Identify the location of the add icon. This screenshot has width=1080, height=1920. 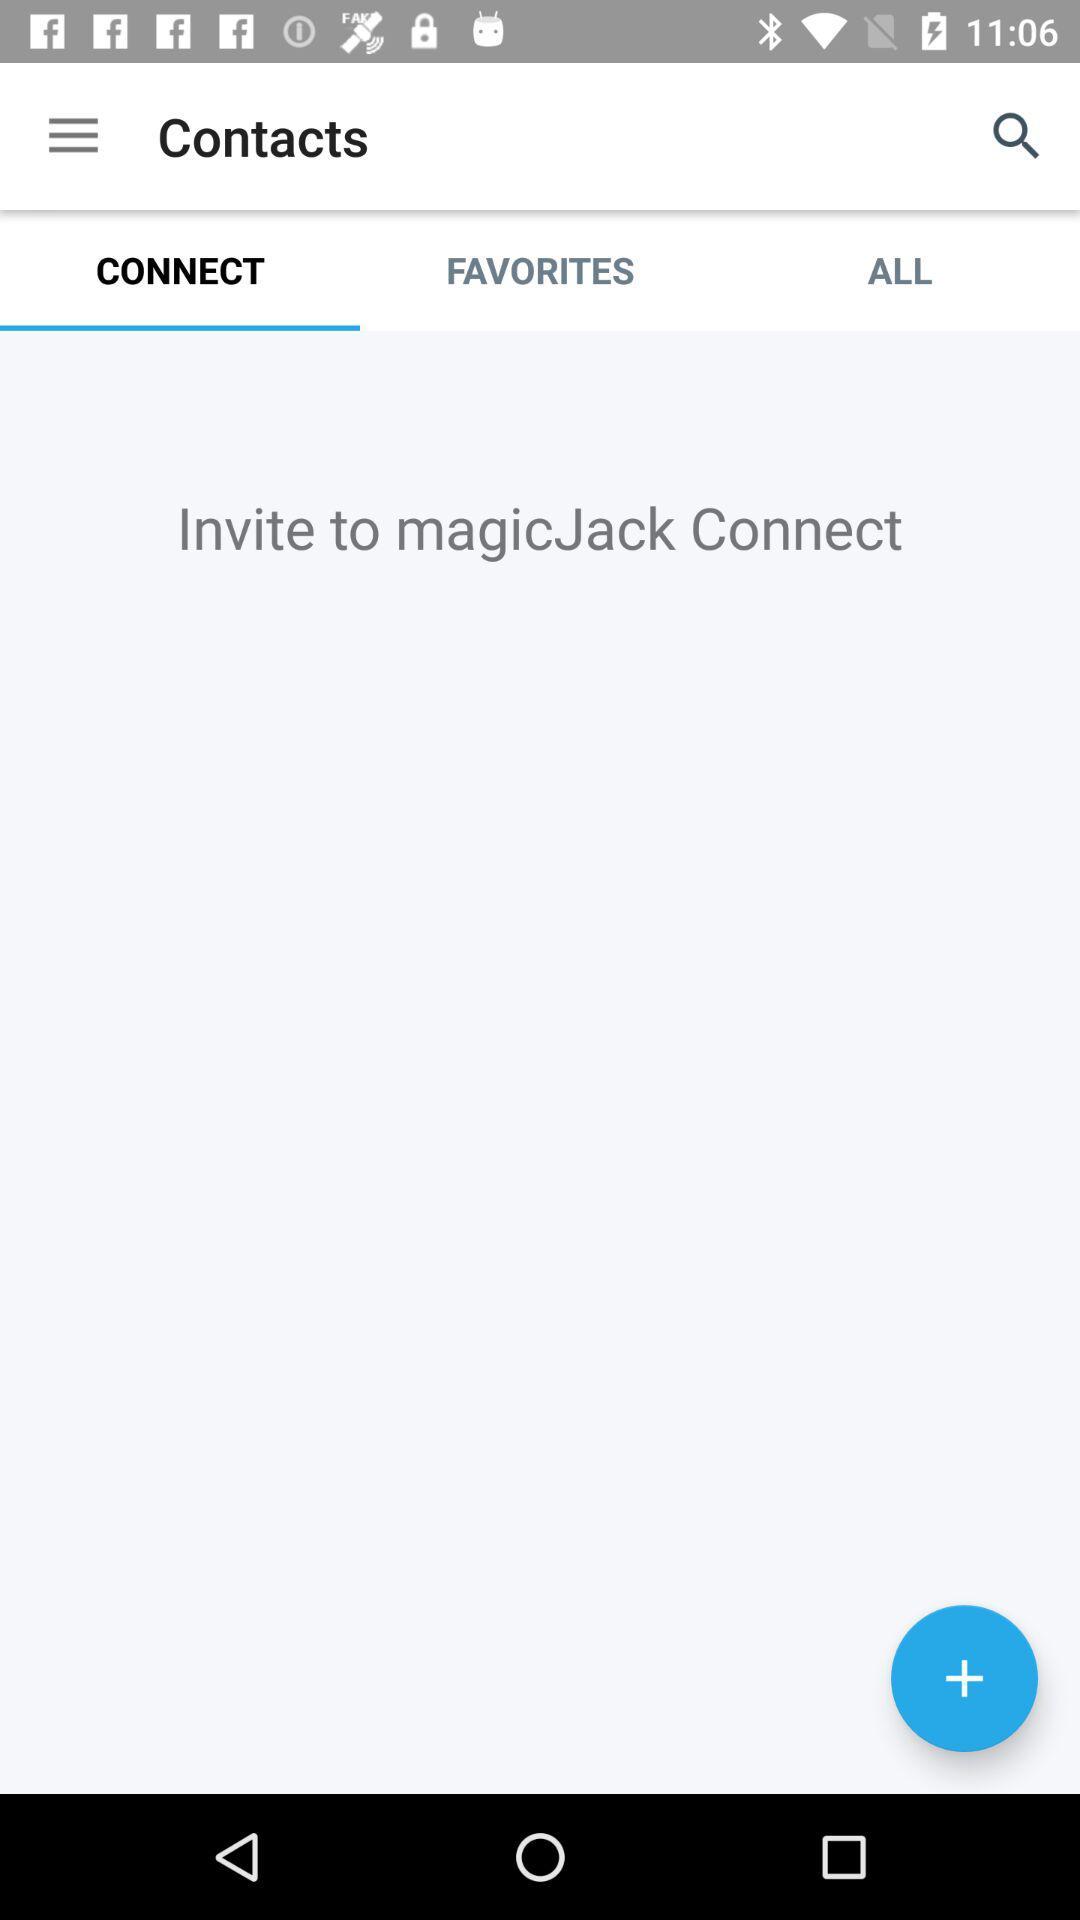
(963, 1796).